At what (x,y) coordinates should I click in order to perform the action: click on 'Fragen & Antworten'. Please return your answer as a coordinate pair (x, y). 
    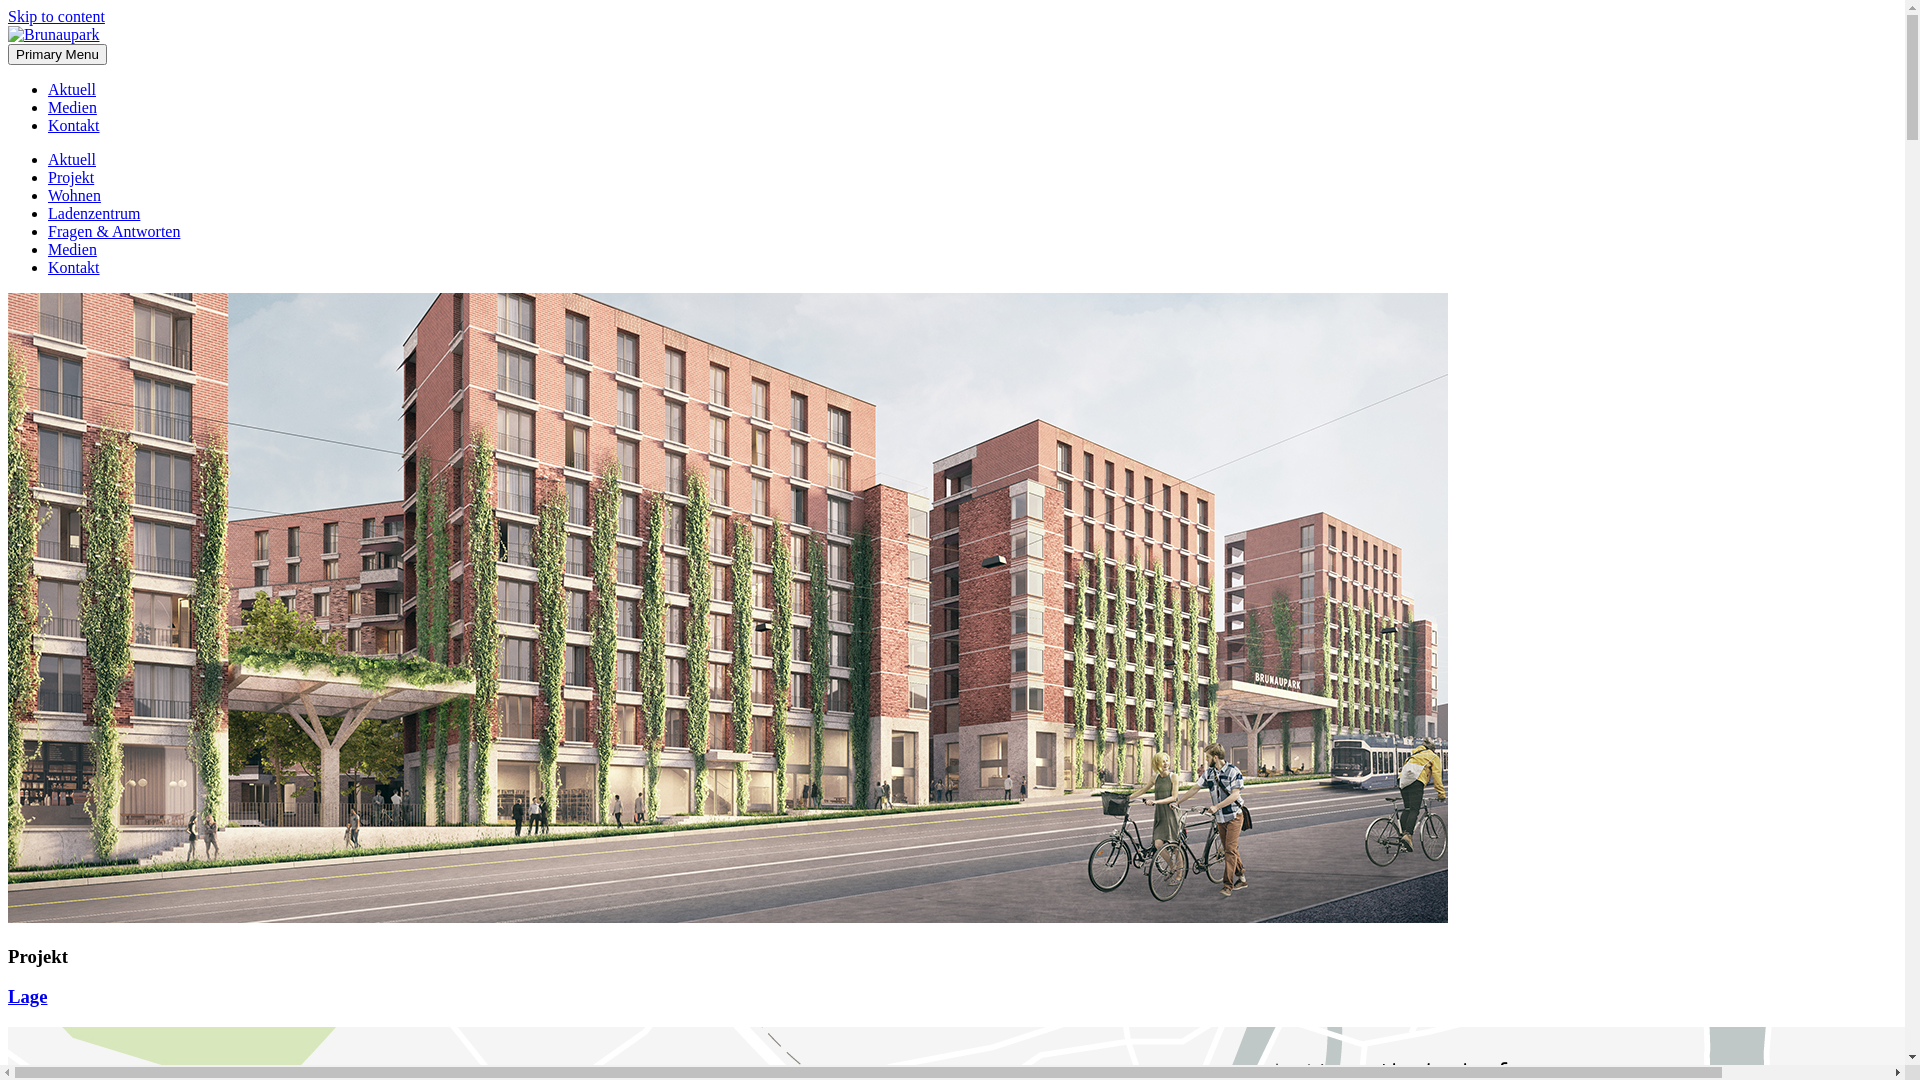
    Looking at the image, I should click on (113, 230).